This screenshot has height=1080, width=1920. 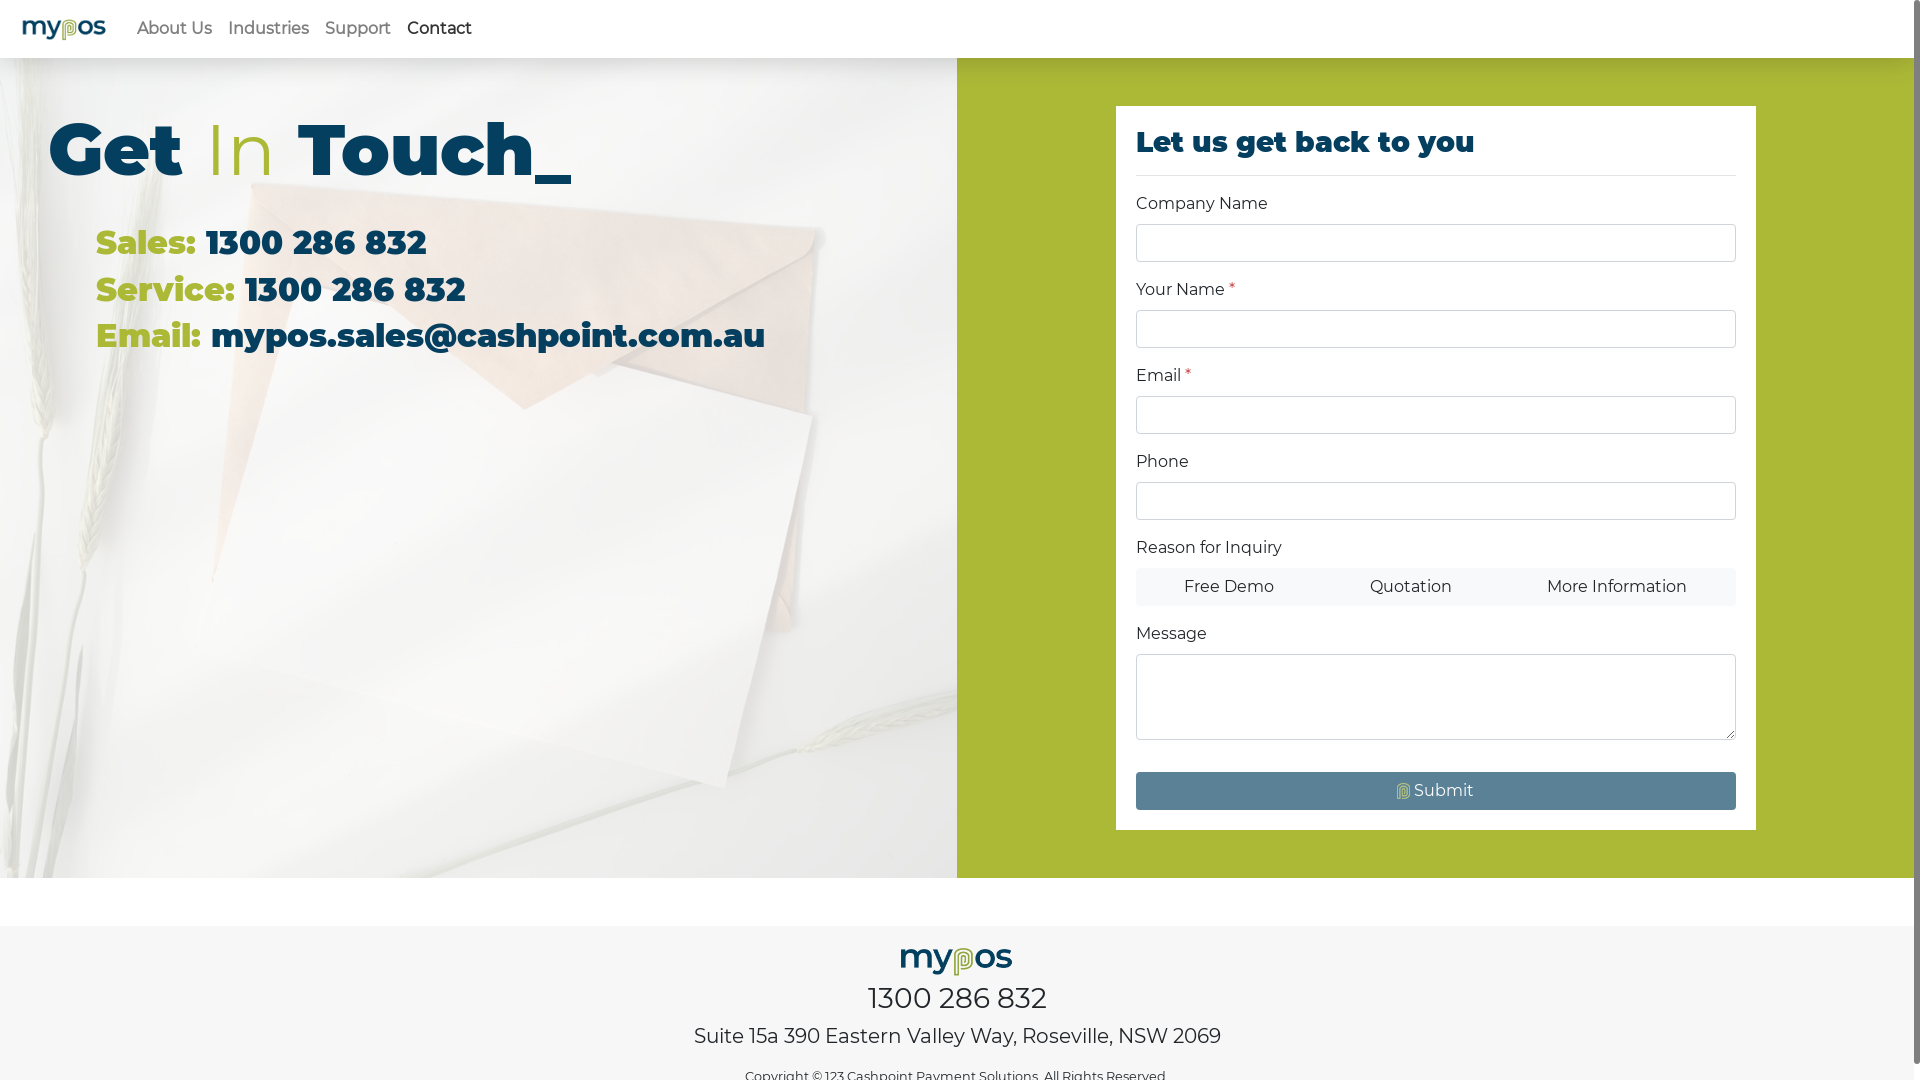 What do you see at coordinates (174, 29) in the screenshot?
I see `'About Us'` at bounding box center [174, 29].